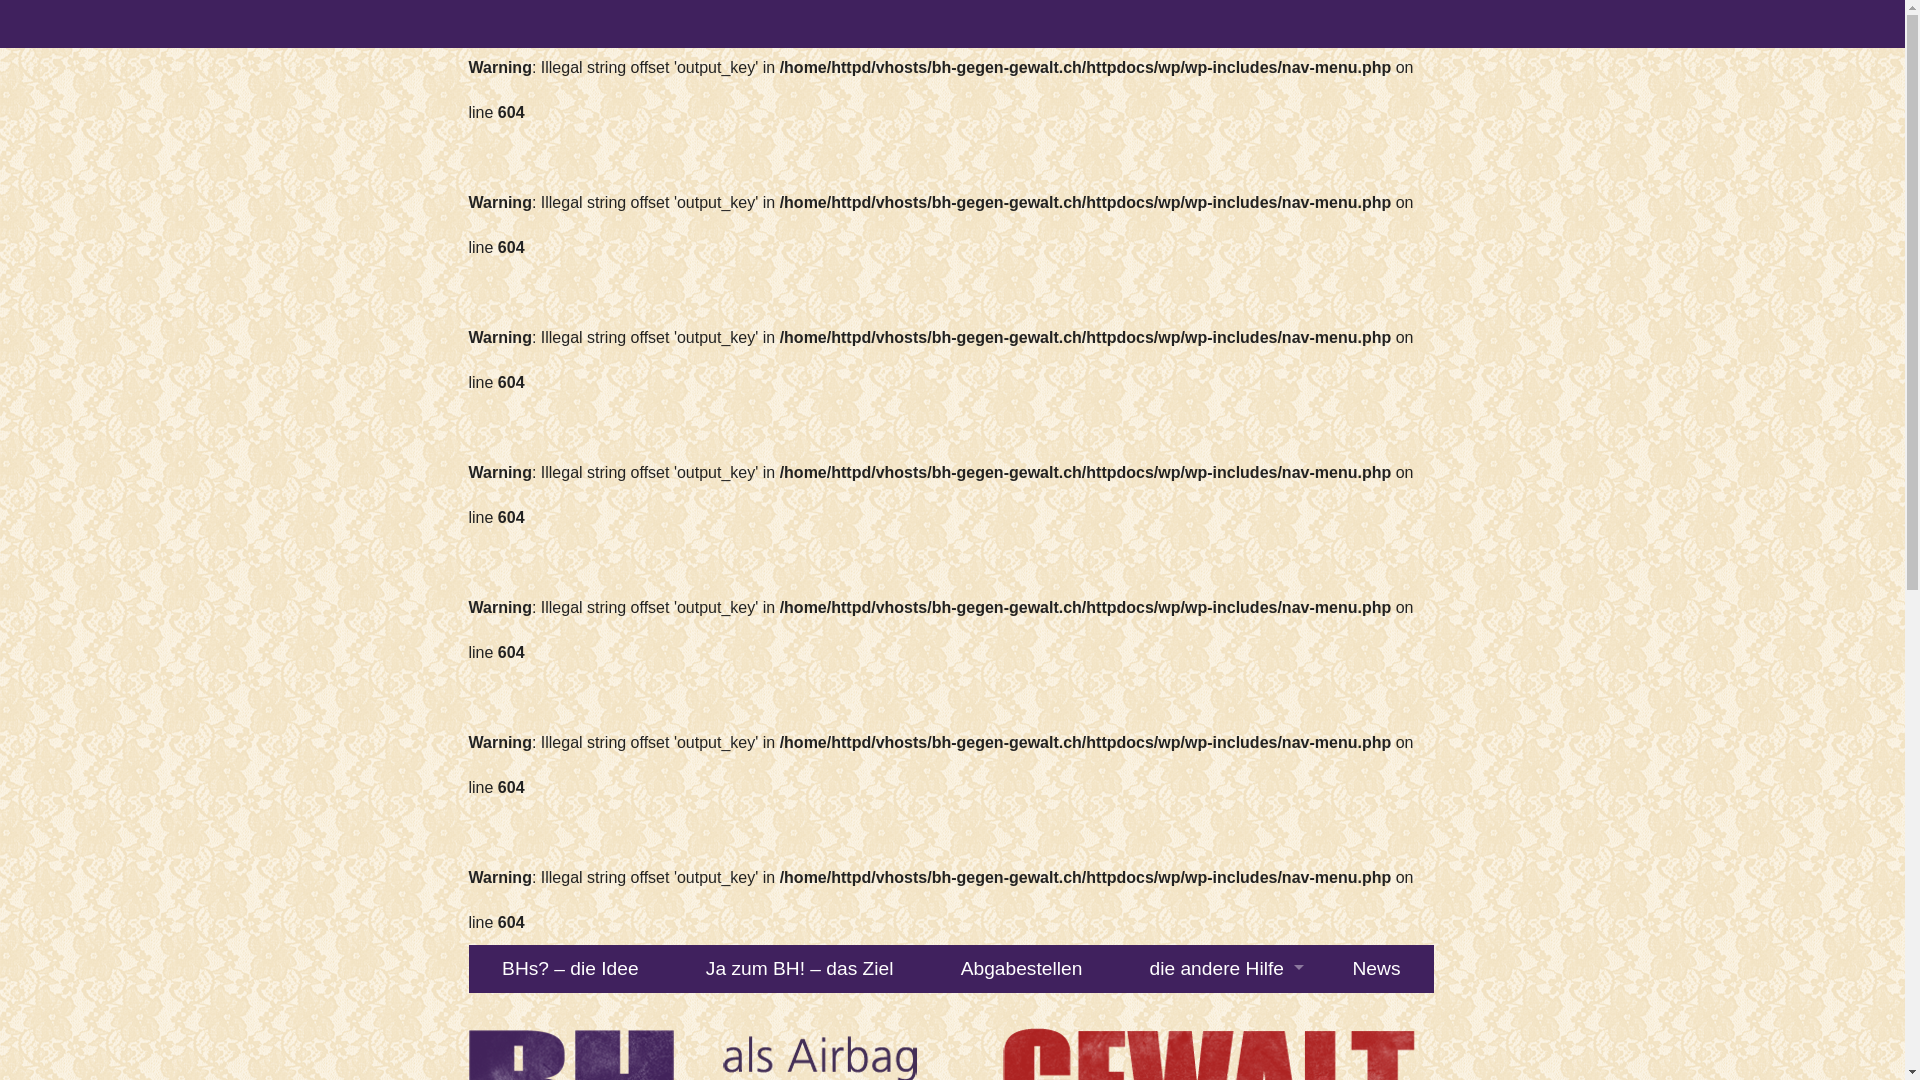 This screenshot has height=1080, width=1920. What do you see at coordinates (1216, 967) in the screenshot?
I see `'die andere Hilfe'` at bounding box center [1216, 967].